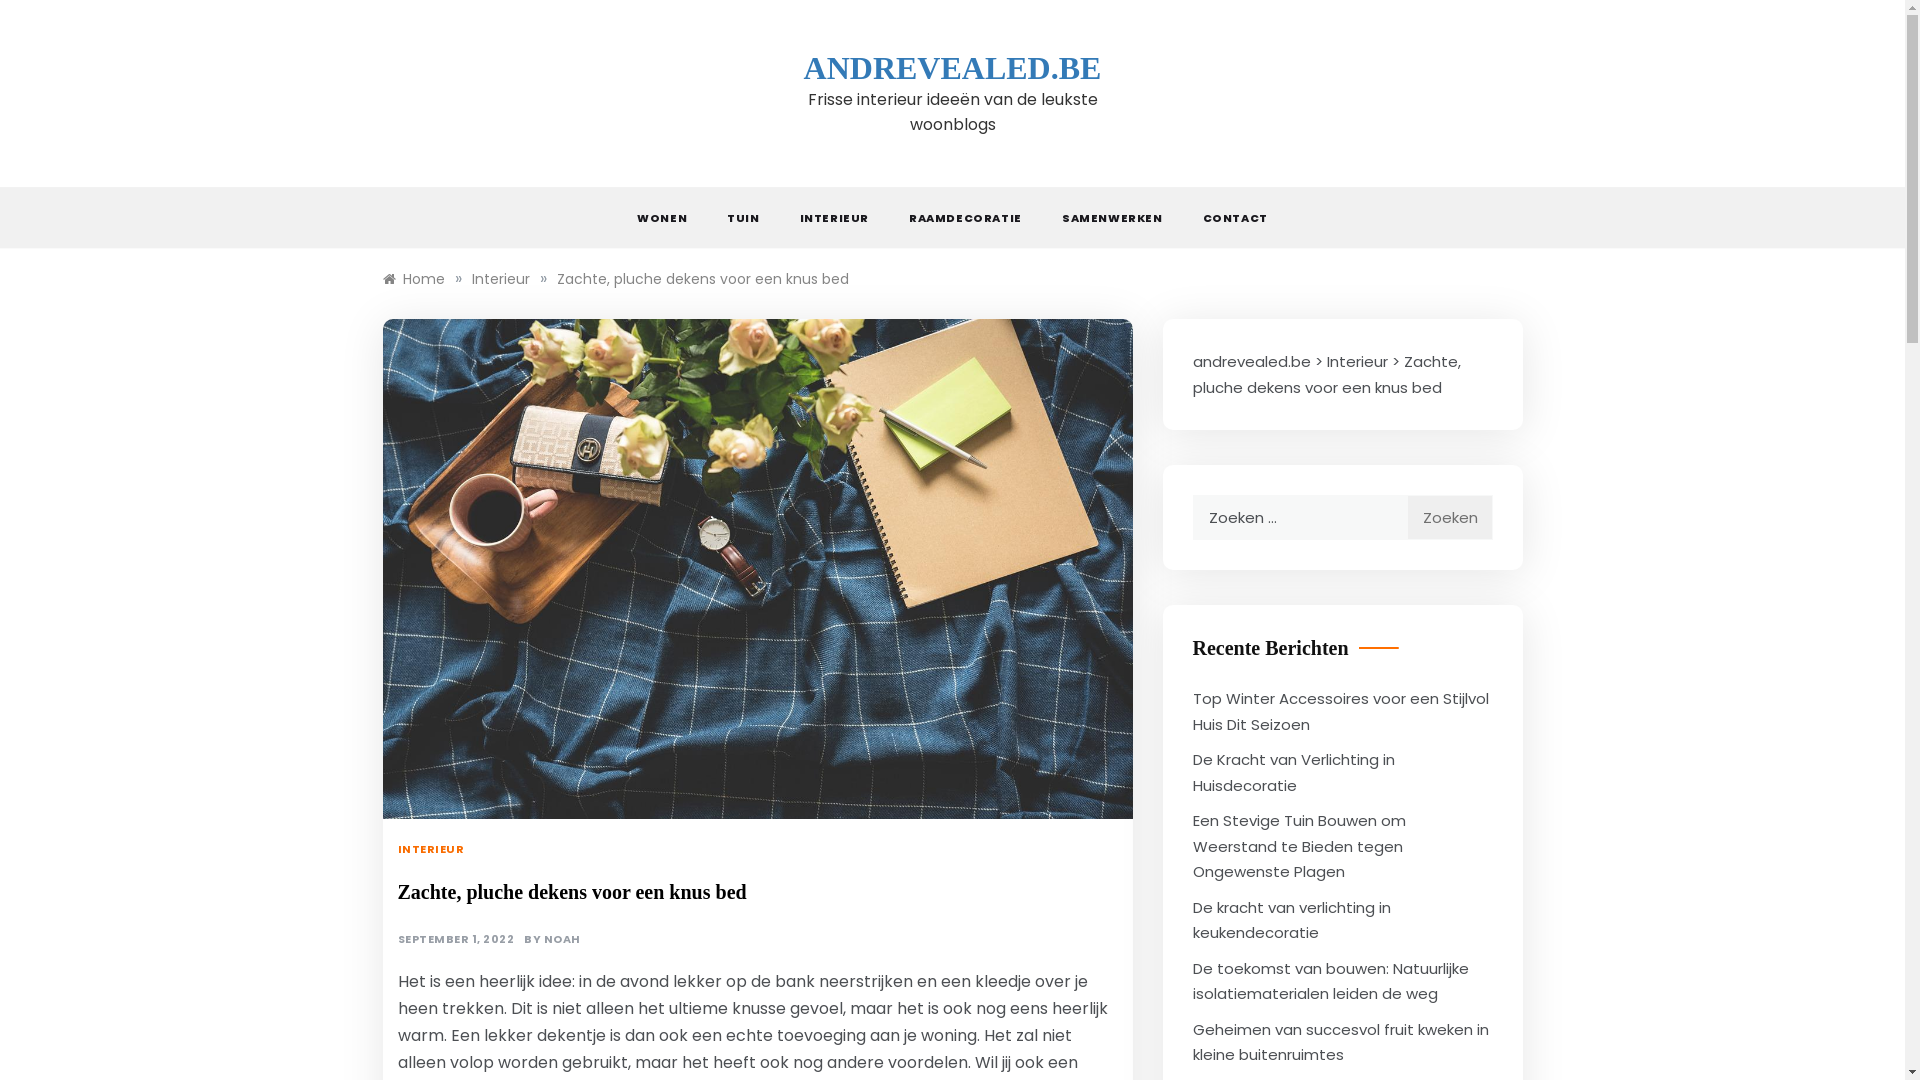 The width and height of the screenshot is (1920, 1080). Describe the element at coordinates (1449, 516) in the screenshot. I see `'Zoeken'` at that location.